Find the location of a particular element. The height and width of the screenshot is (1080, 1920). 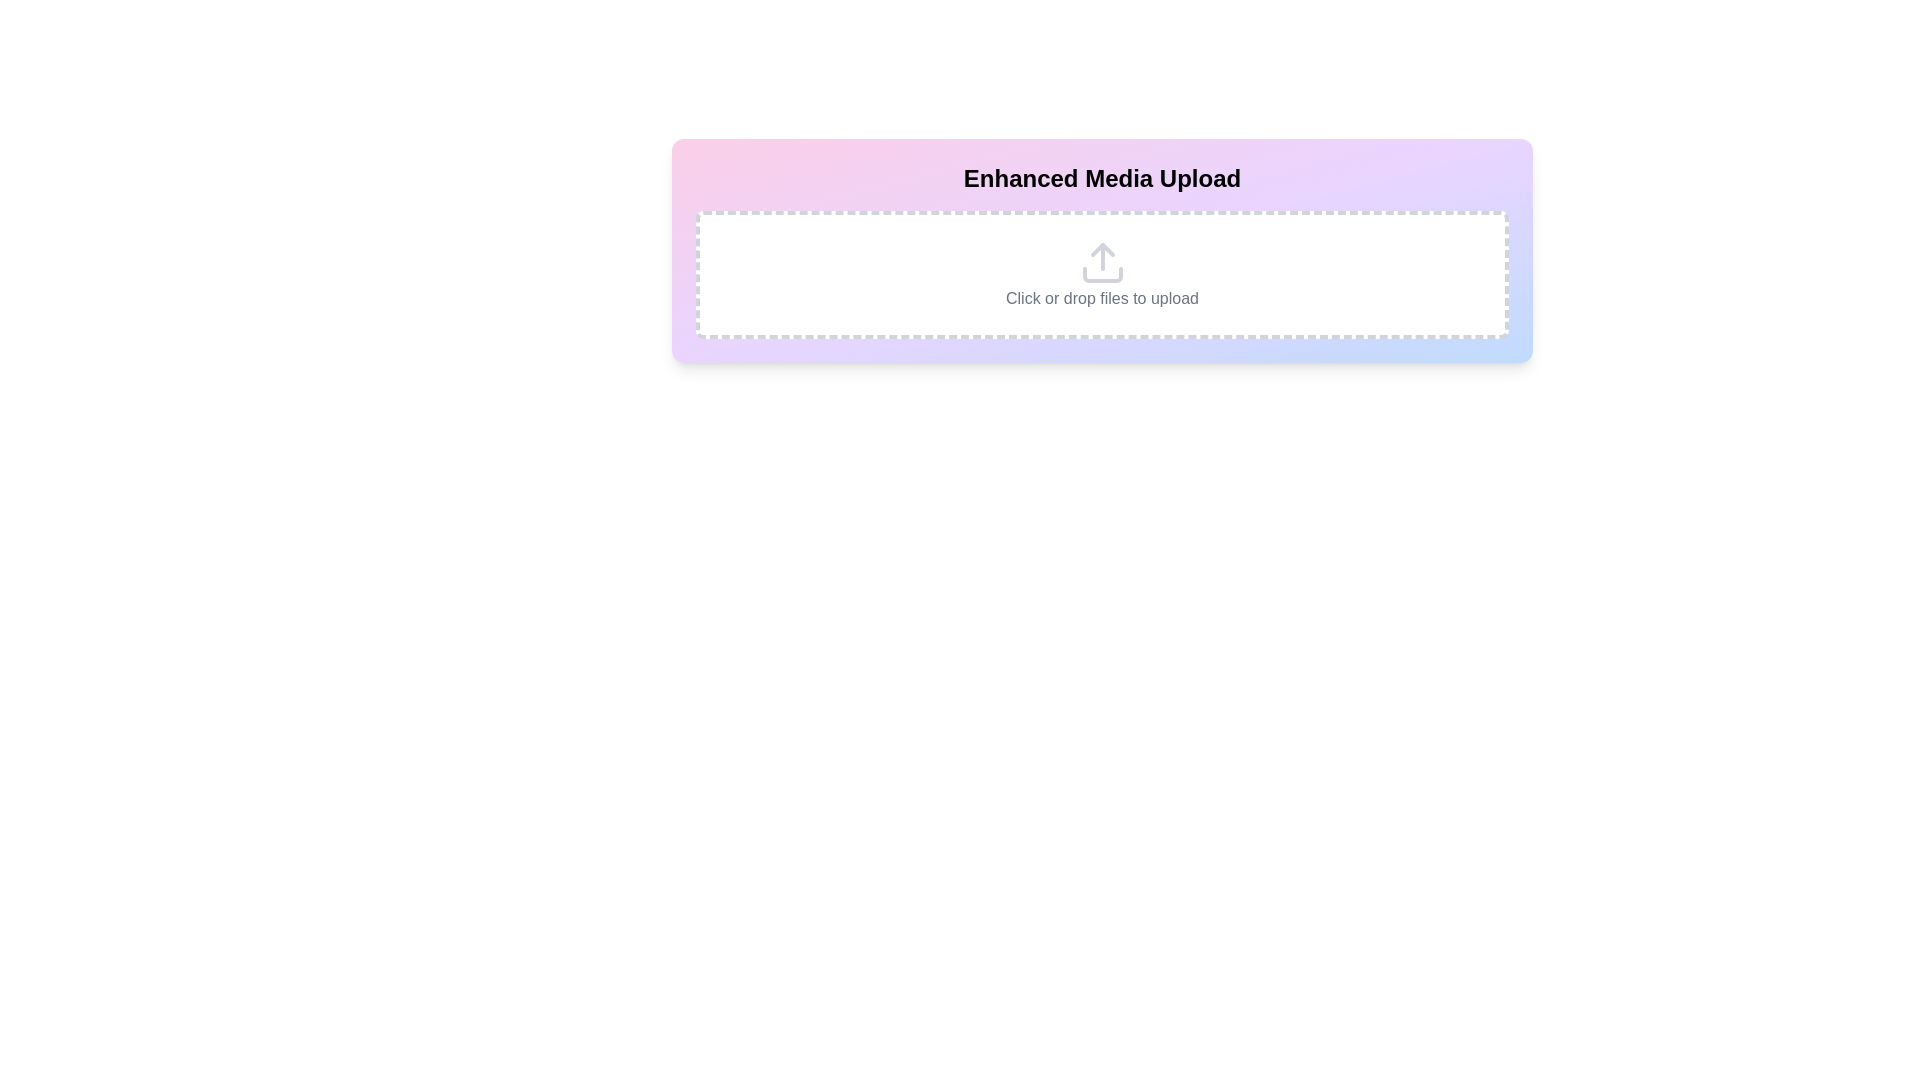

the upward-pointing arrowhead graphic symbol, which is part of the gray upload icon and positioned above the text 'Click or drop files to upload' is located at coordinates (1101, 249).